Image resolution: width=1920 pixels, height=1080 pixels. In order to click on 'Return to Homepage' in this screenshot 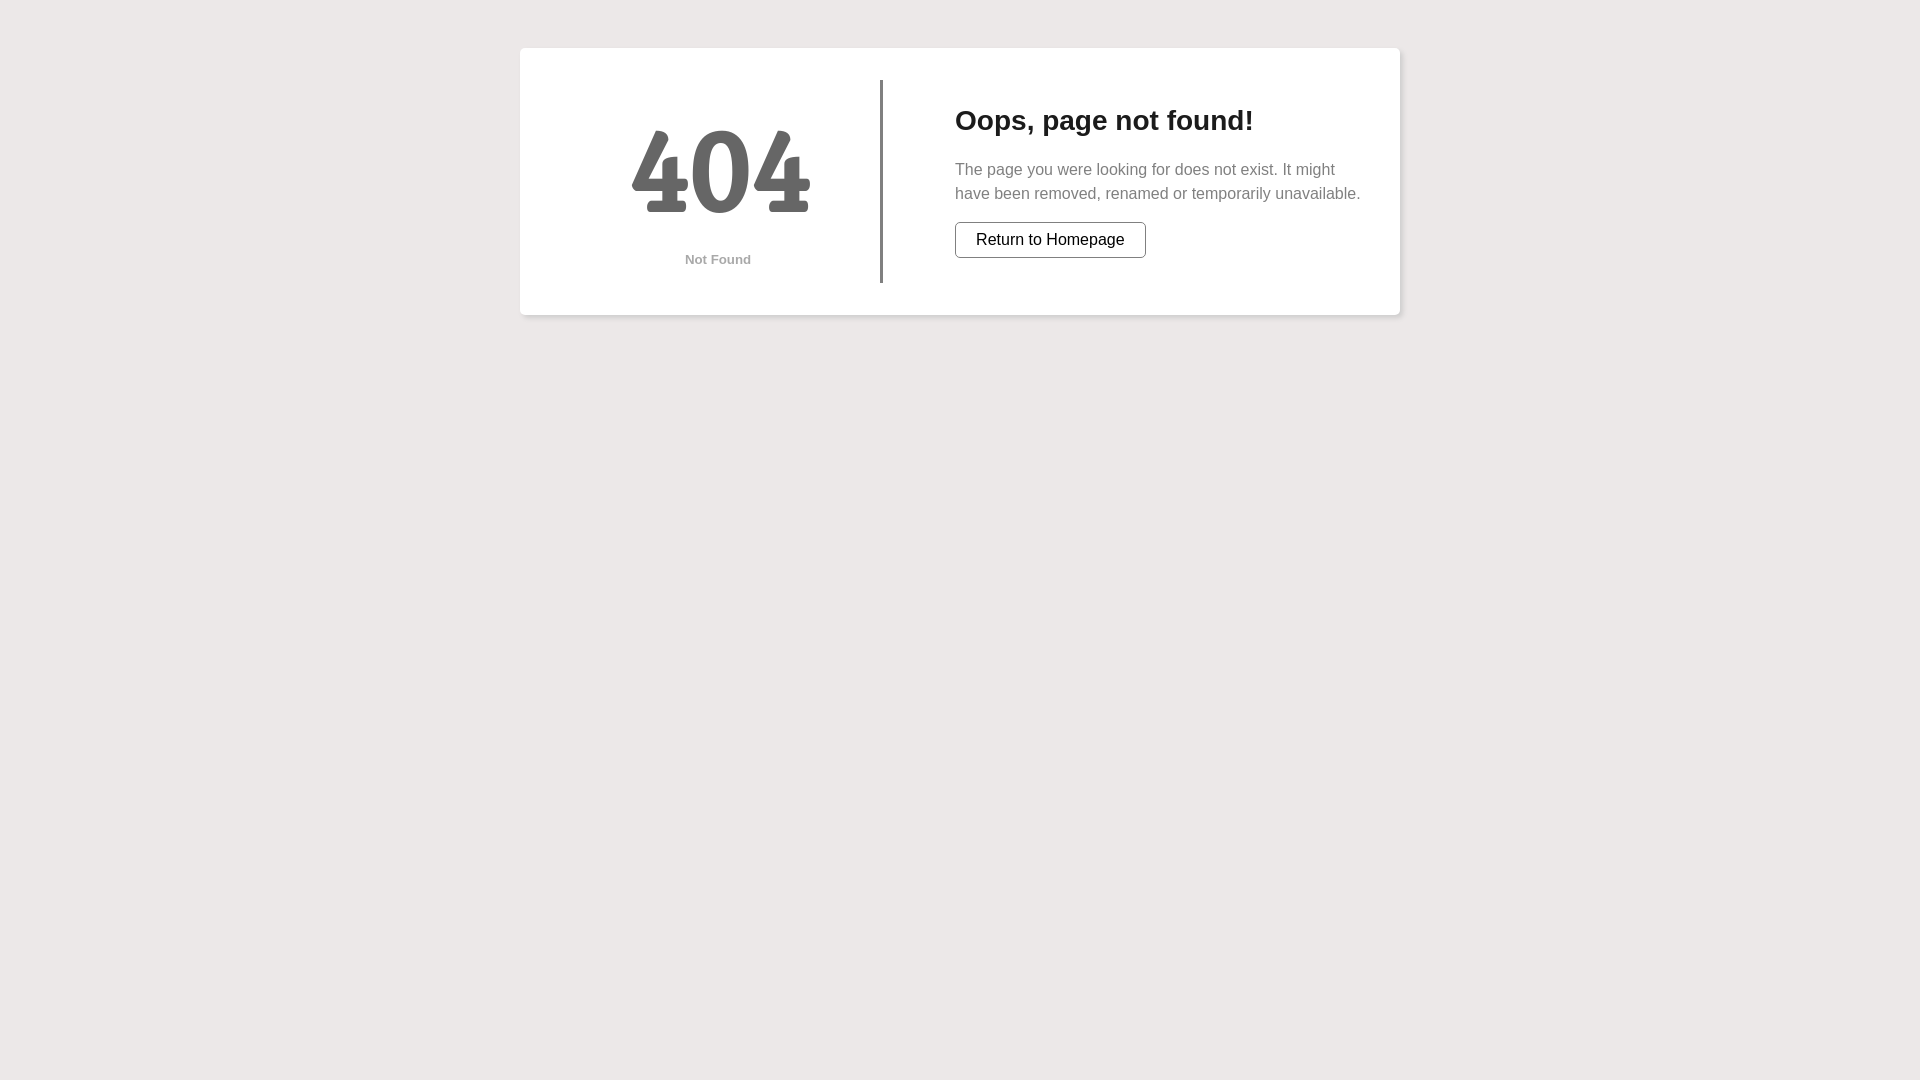, I will do `click(954, 238)`.